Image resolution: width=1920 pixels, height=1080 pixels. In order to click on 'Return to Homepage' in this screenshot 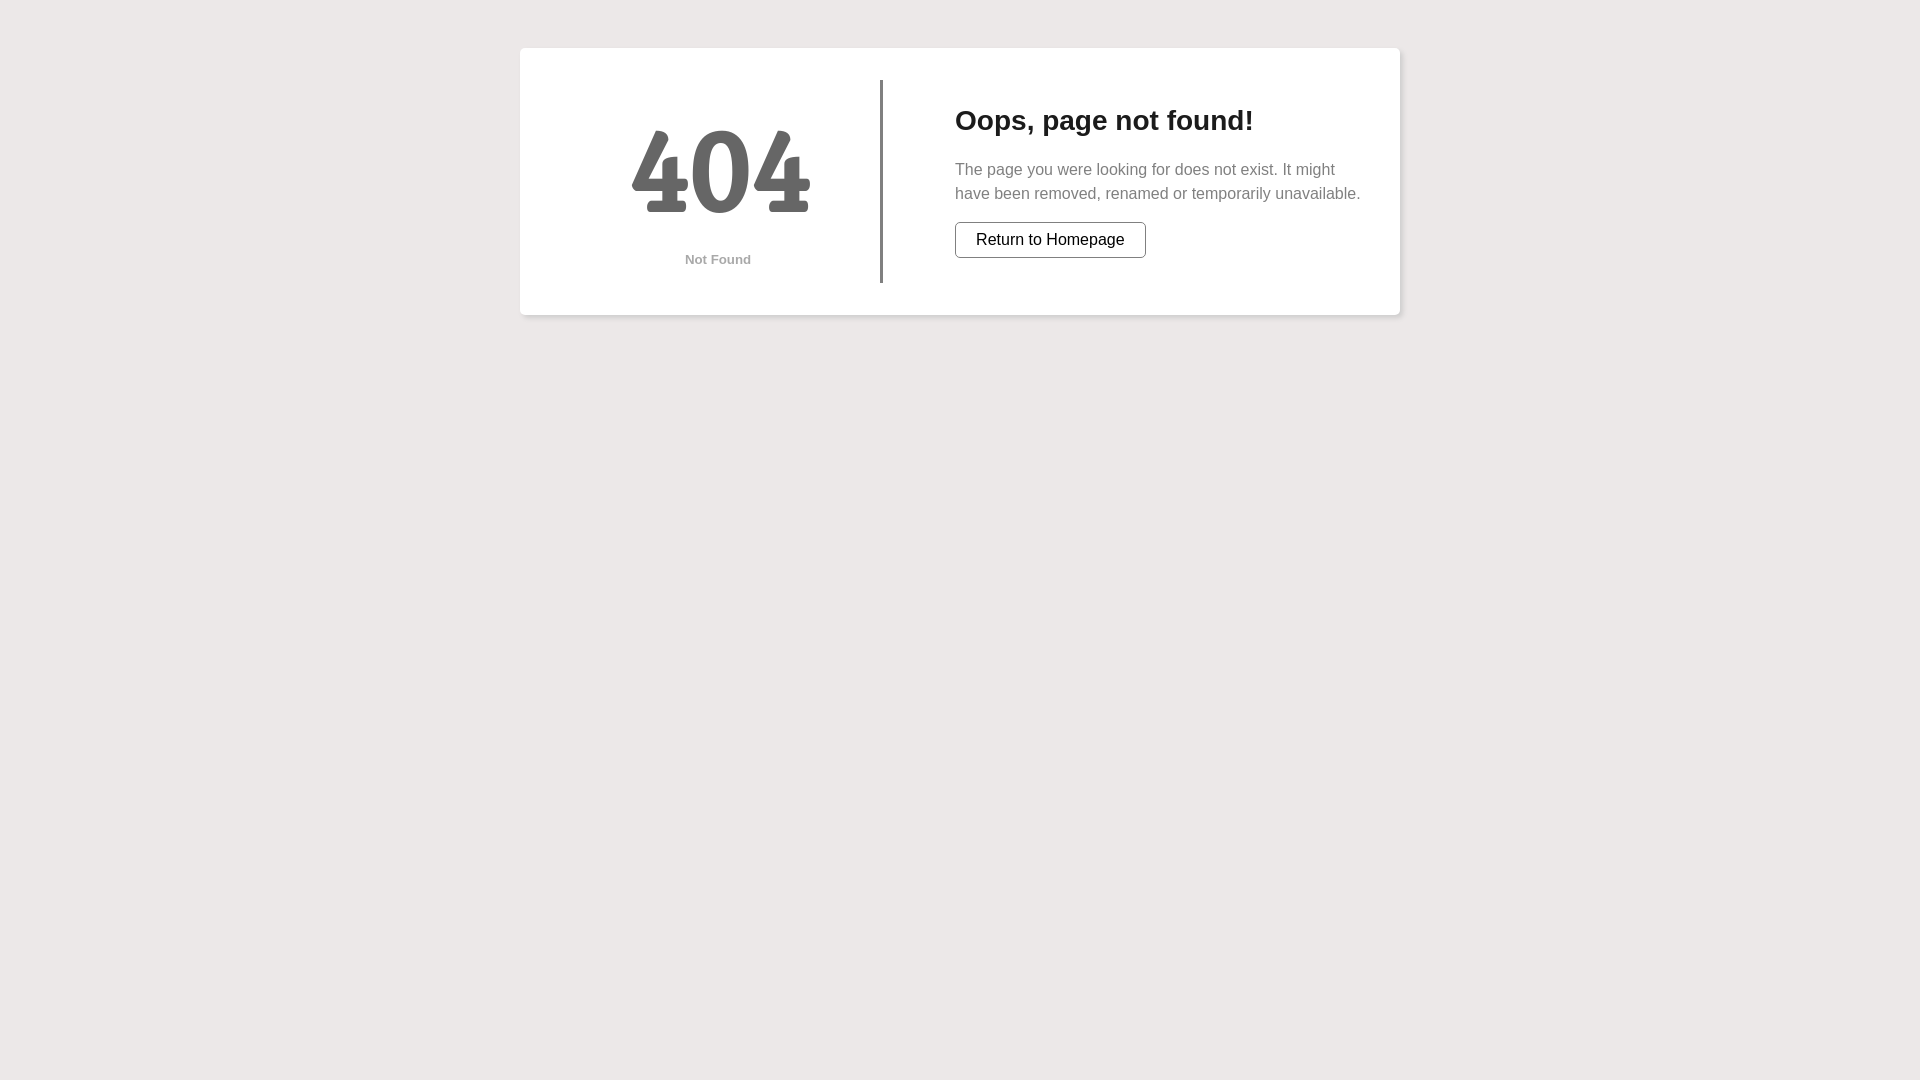, I will do `click(954, 238)`.